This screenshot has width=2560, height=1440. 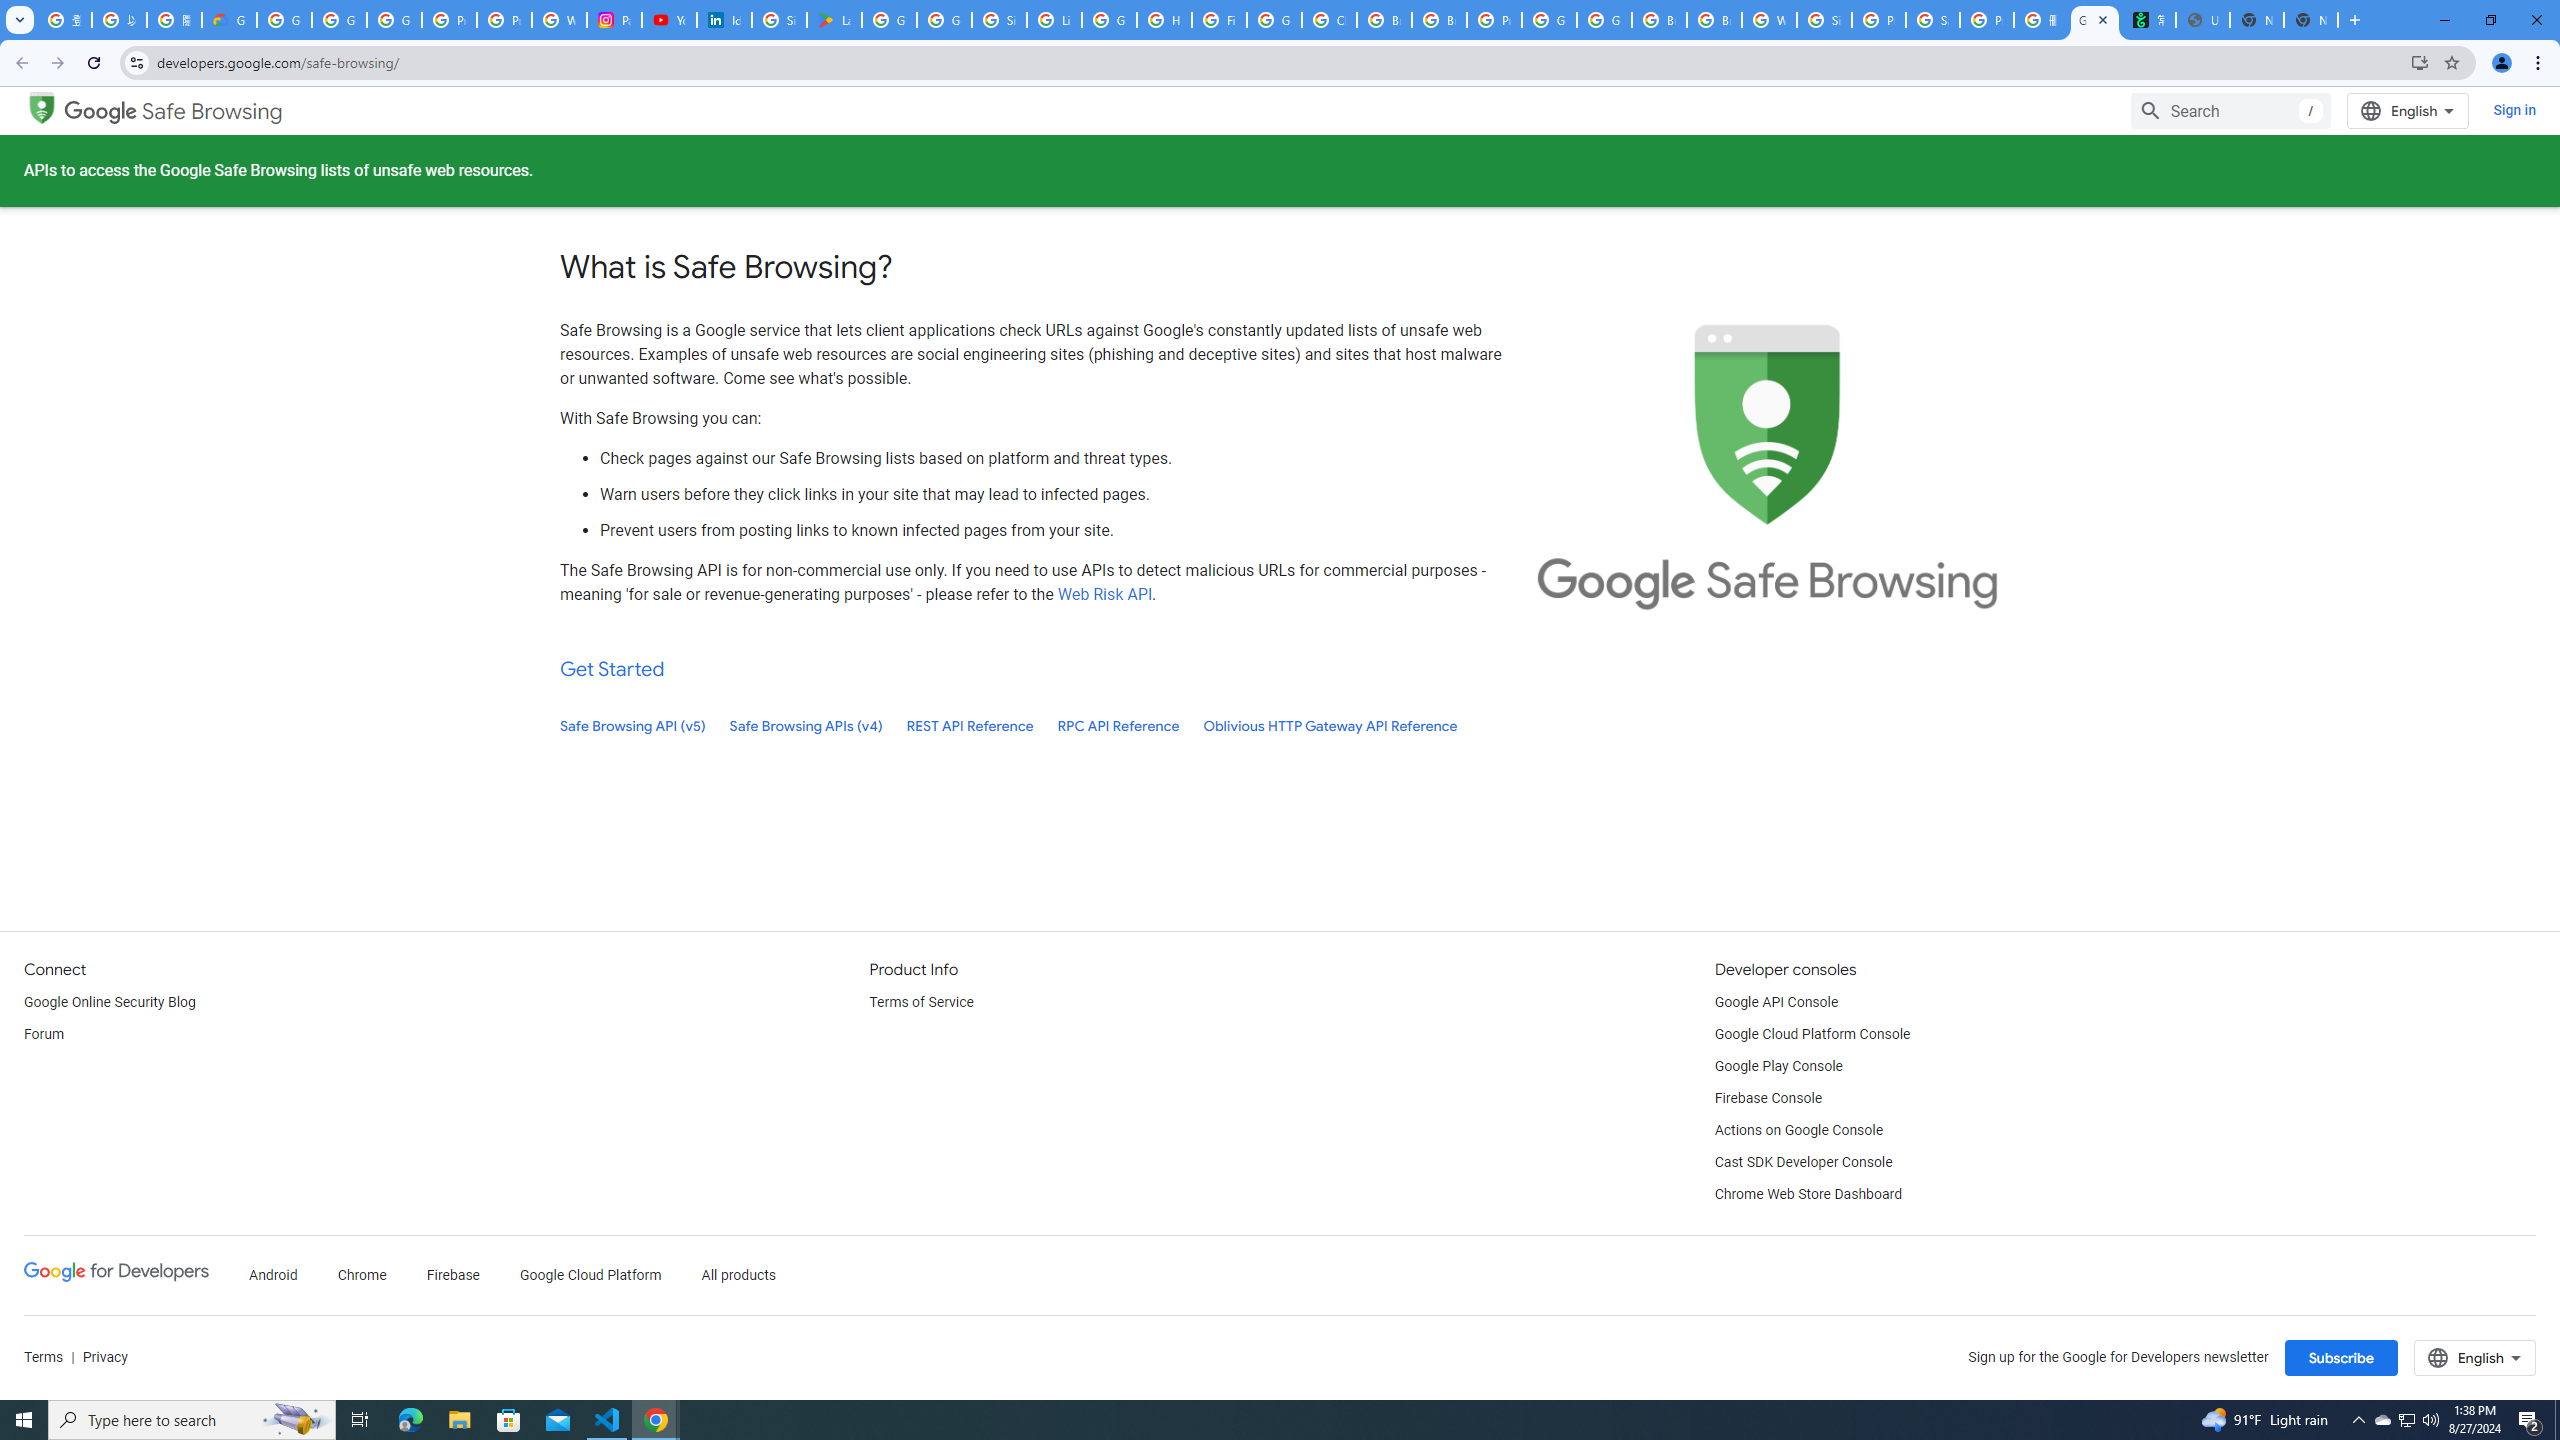 I want to click on 'Google Workspace - Specific Terms', so click(x=943, y=19).